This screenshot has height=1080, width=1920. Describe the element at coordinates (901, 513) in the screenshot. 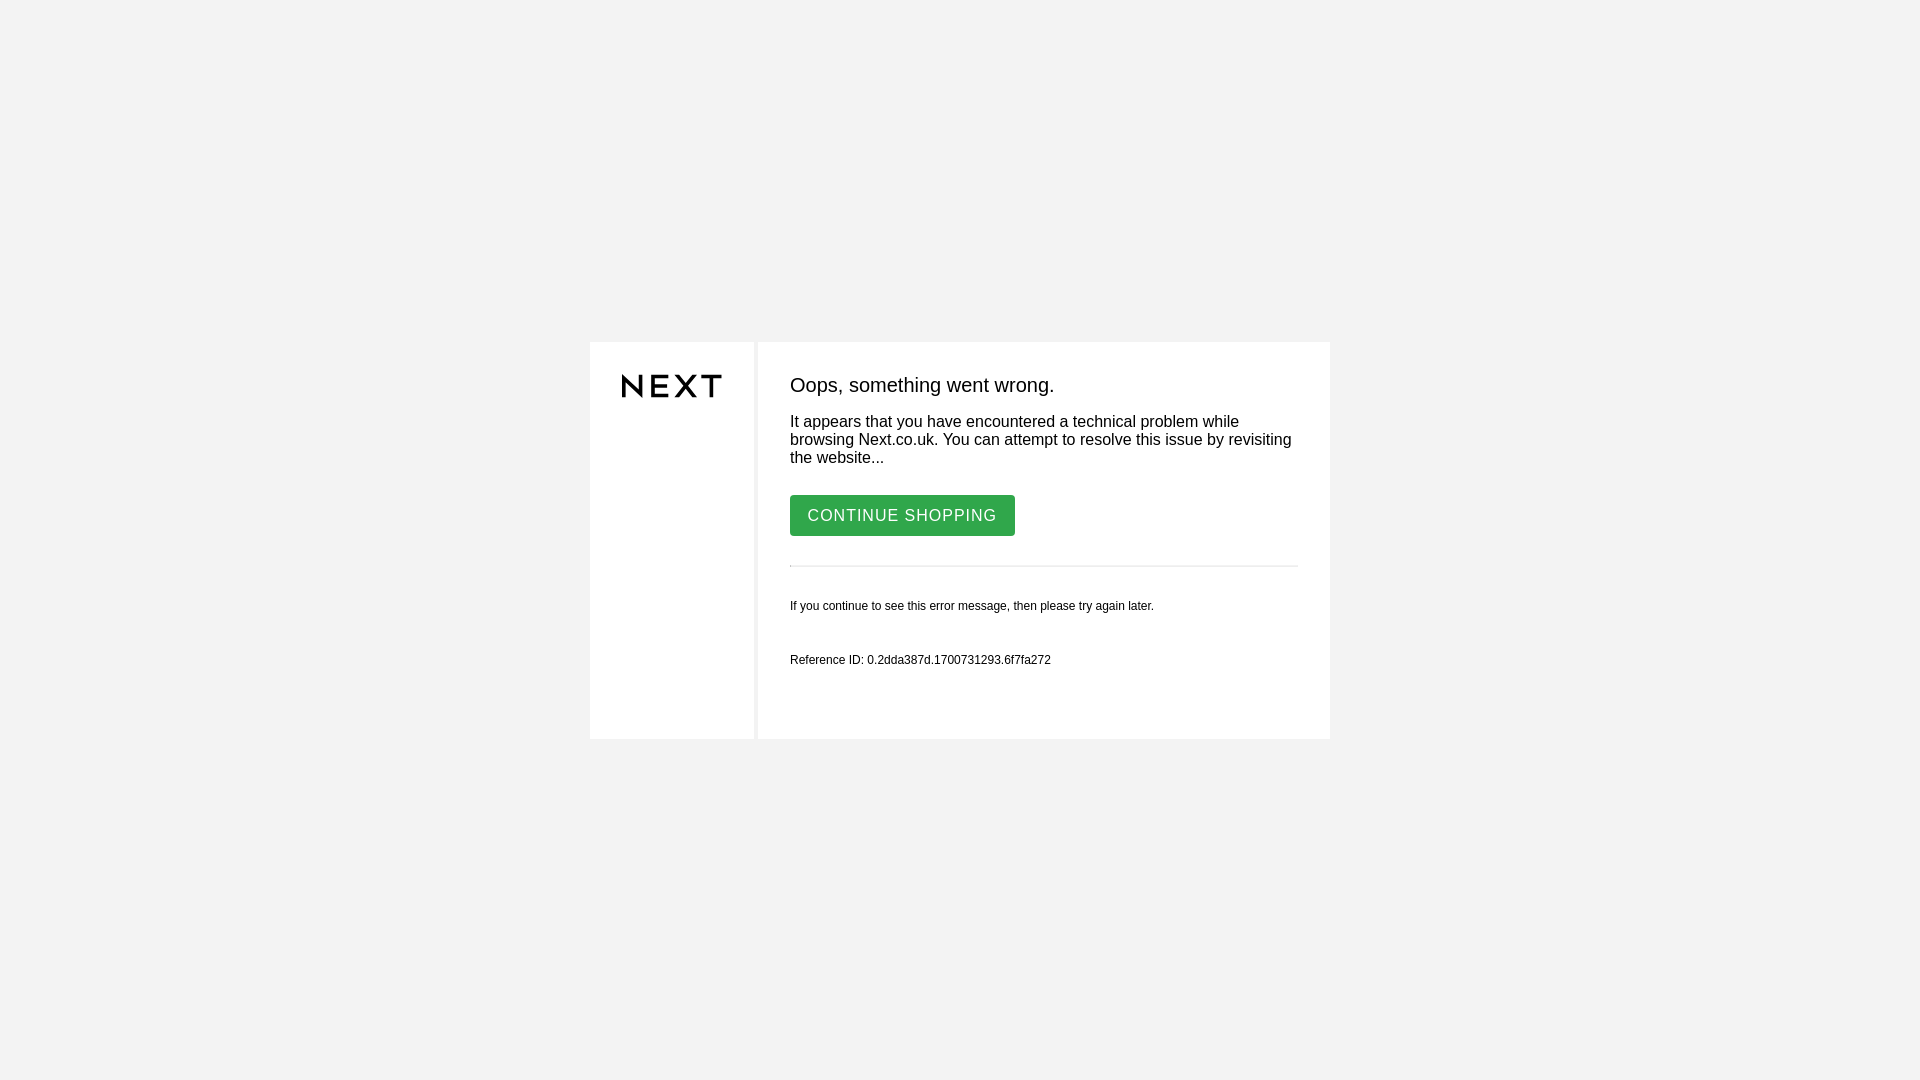

I see `'CONTINUE SHOPPING'` at that location.